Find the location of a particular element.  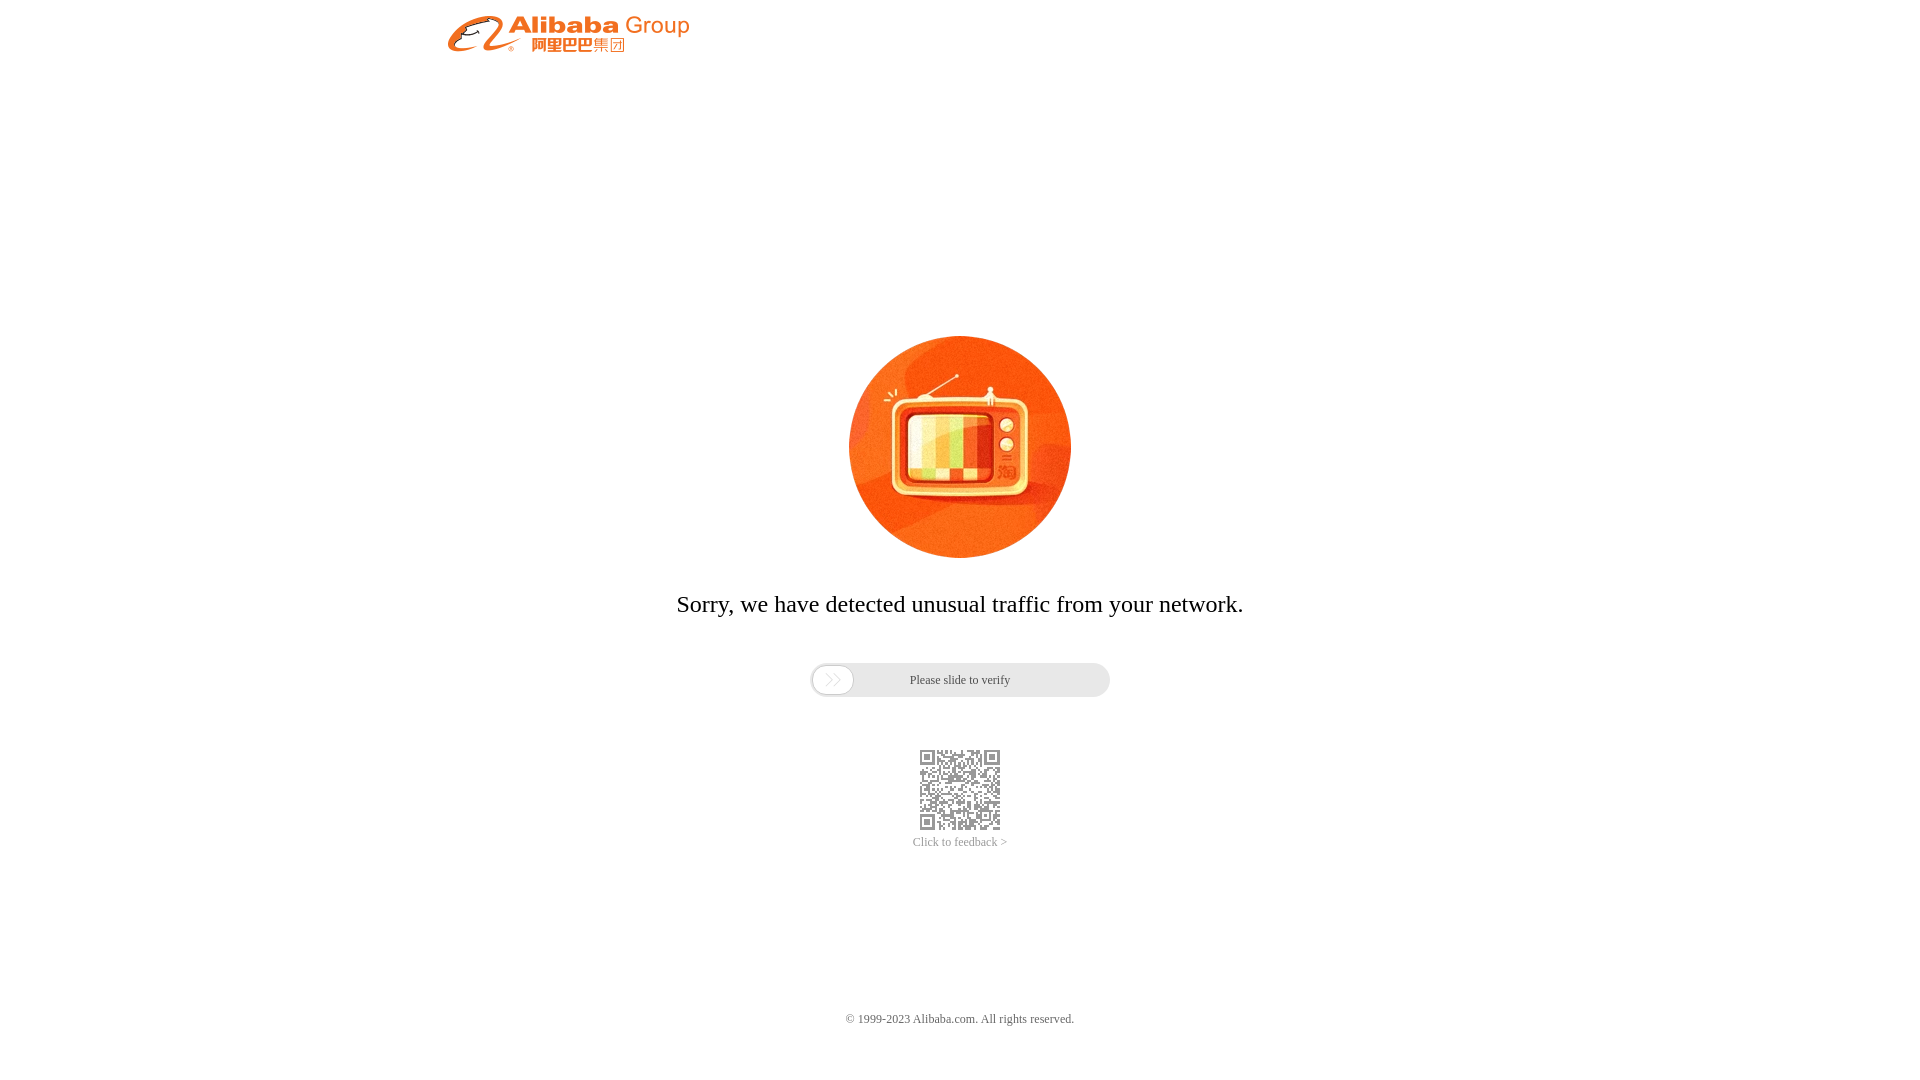

'Click to feedback >' is located at coordinates (960, 842).